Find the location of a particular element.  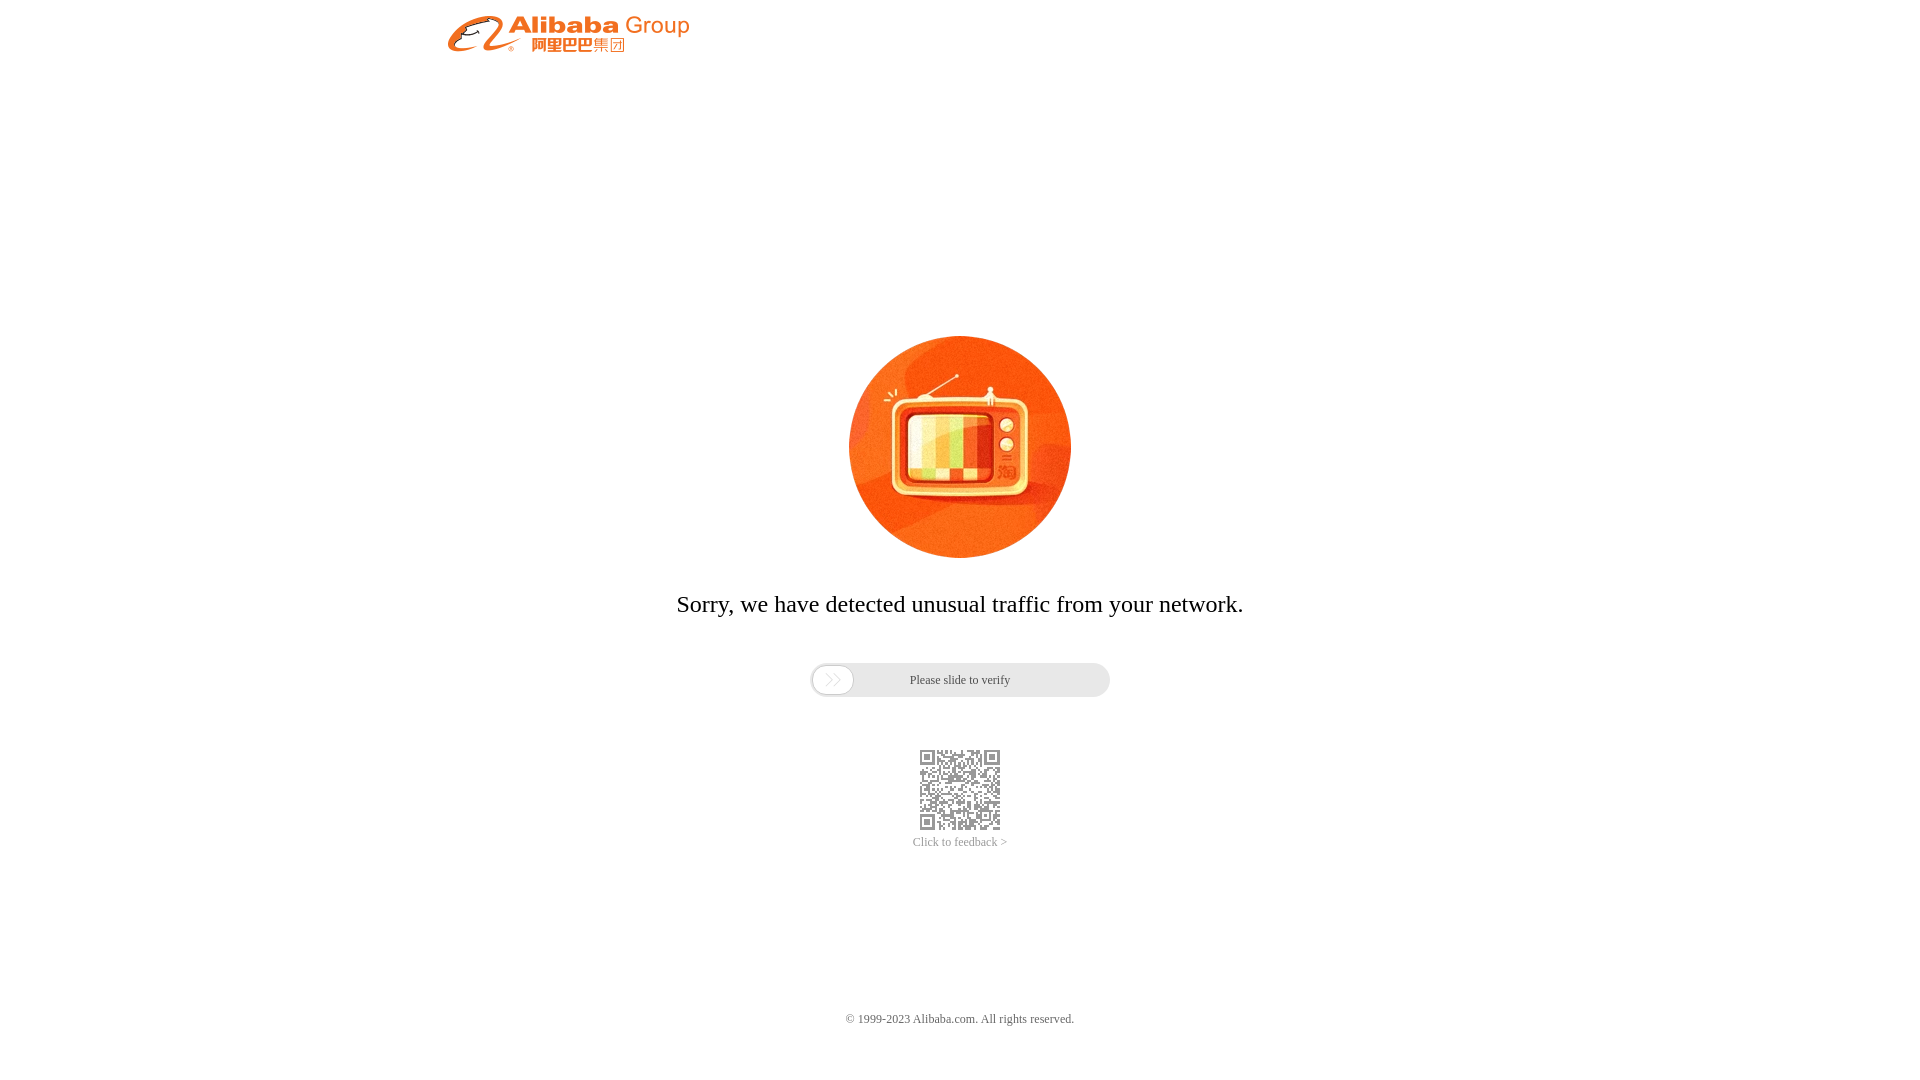

'Click to feedback >' is located at coordinates (960, 842).